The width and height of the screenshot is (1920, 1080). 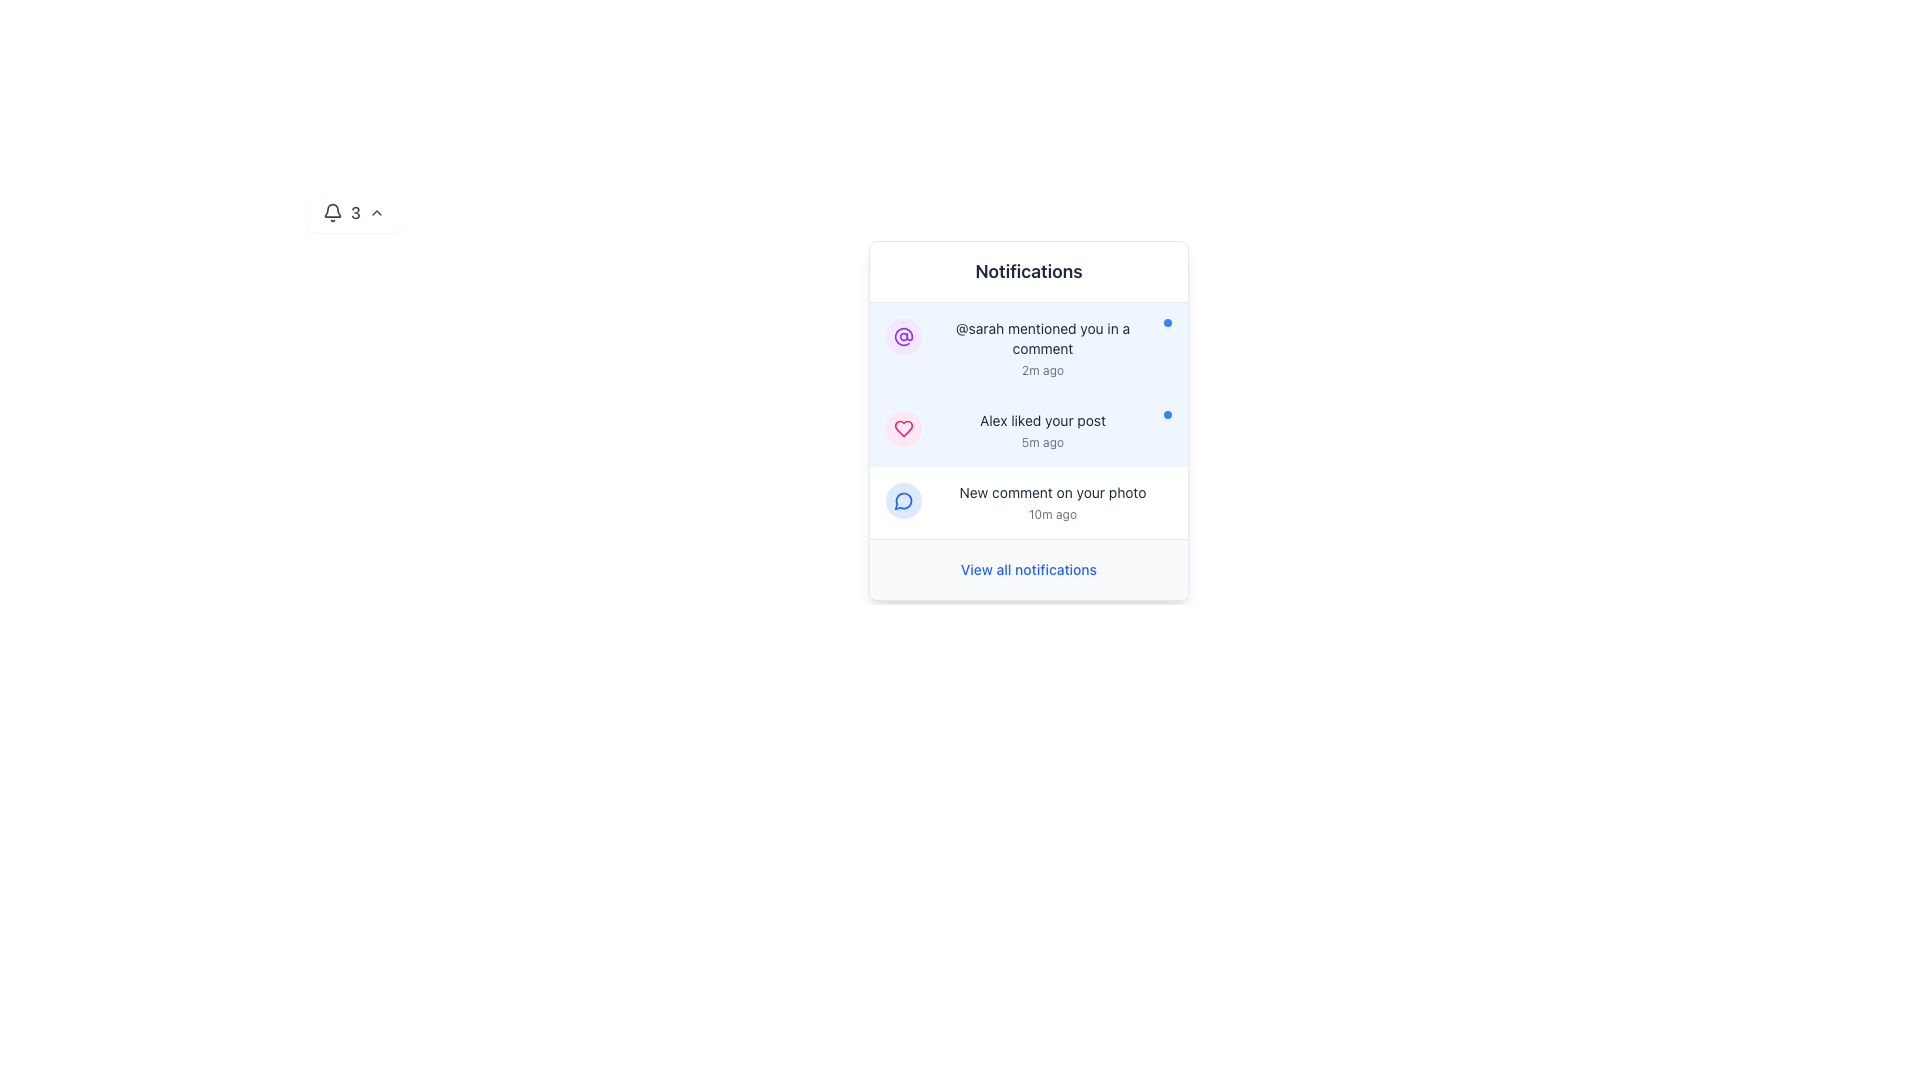 What do you see at coordinates (1028, 272) in the screenshot?
I see `the 'Notifications' header text which is styled in bold and larger size at the top center of the notification panel` at bounding box center [1028, 272].